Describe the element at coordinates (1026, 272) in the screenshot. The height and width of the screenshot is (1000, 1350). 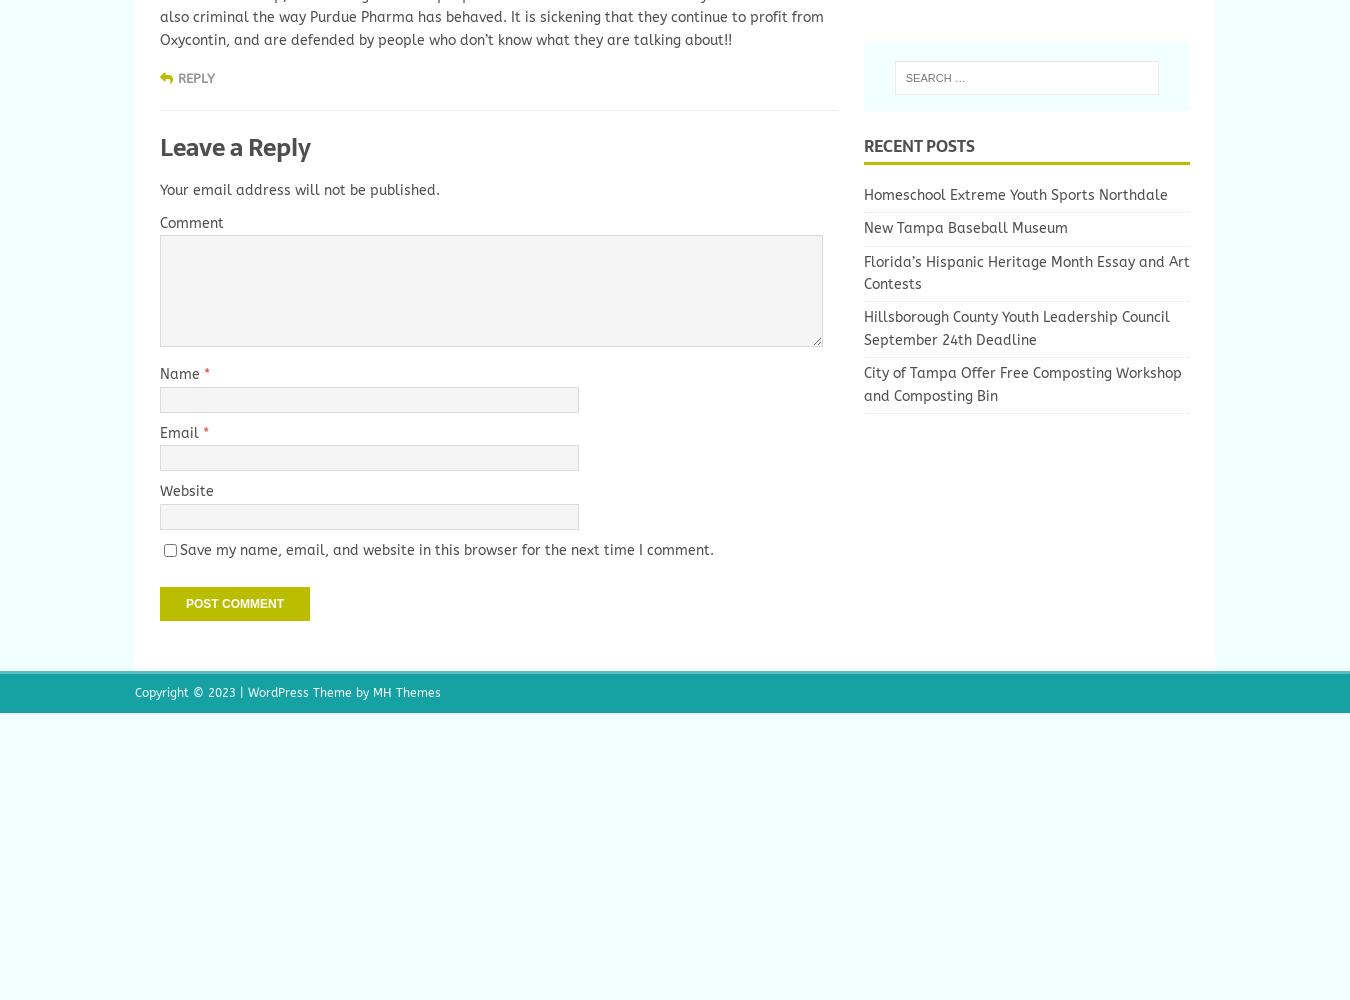
I see `'Florida’s Hispanic Heritage Month Essay and Art Contests'` at that location.